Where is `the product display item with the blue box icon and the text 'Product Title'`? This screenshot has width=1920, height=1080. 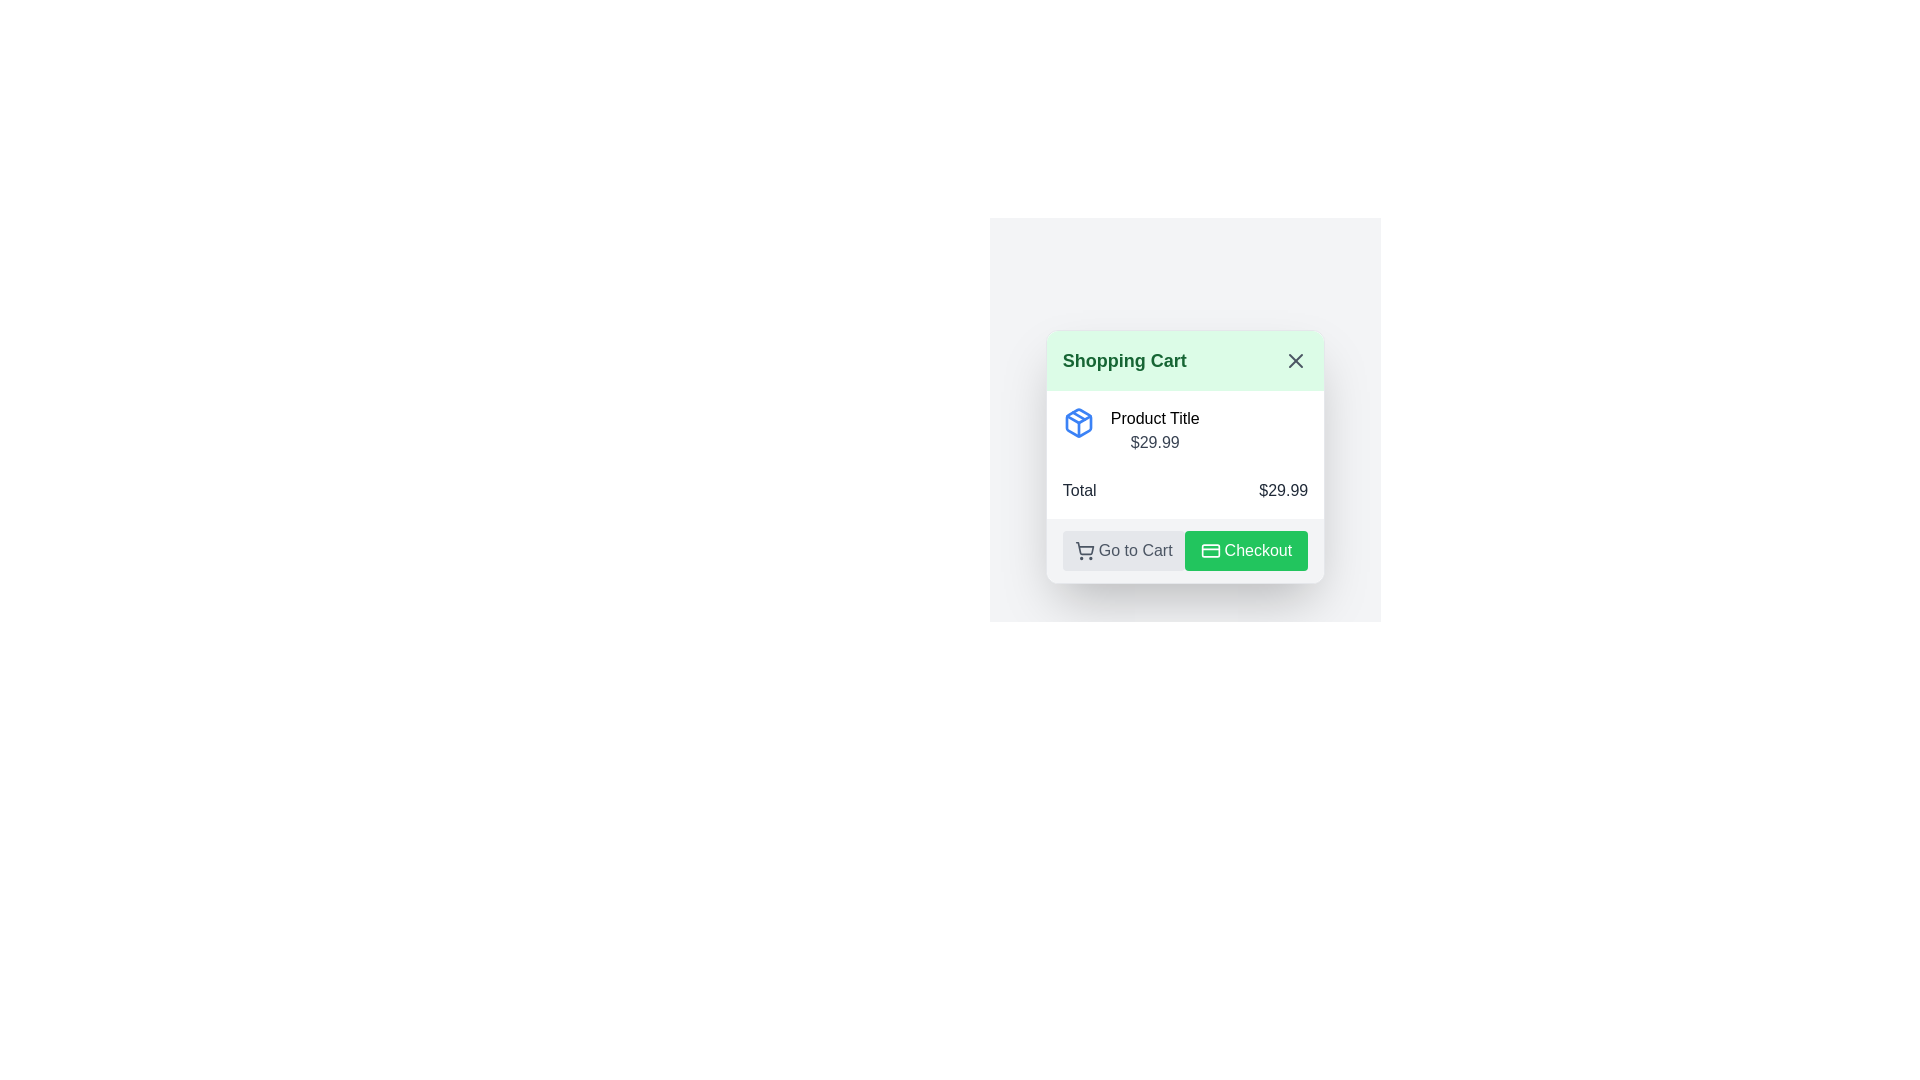
the product display item with the blue box icon and the text 'Product Title' is located at coordinates (1185, 430).